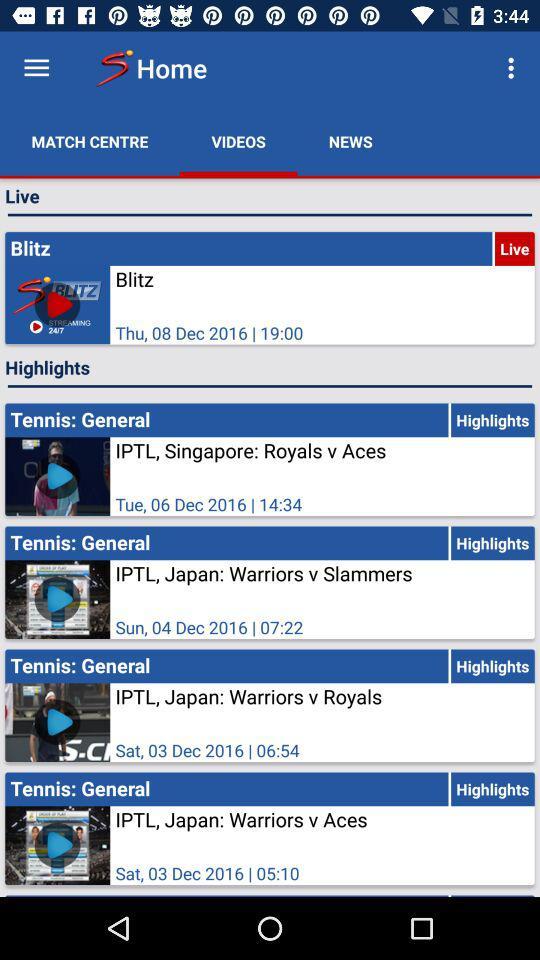 This screenshot has height=960, width=540. Describe the element at coordinates (238, 140) in the screenshot. I see `app next to match centre item` at that location.